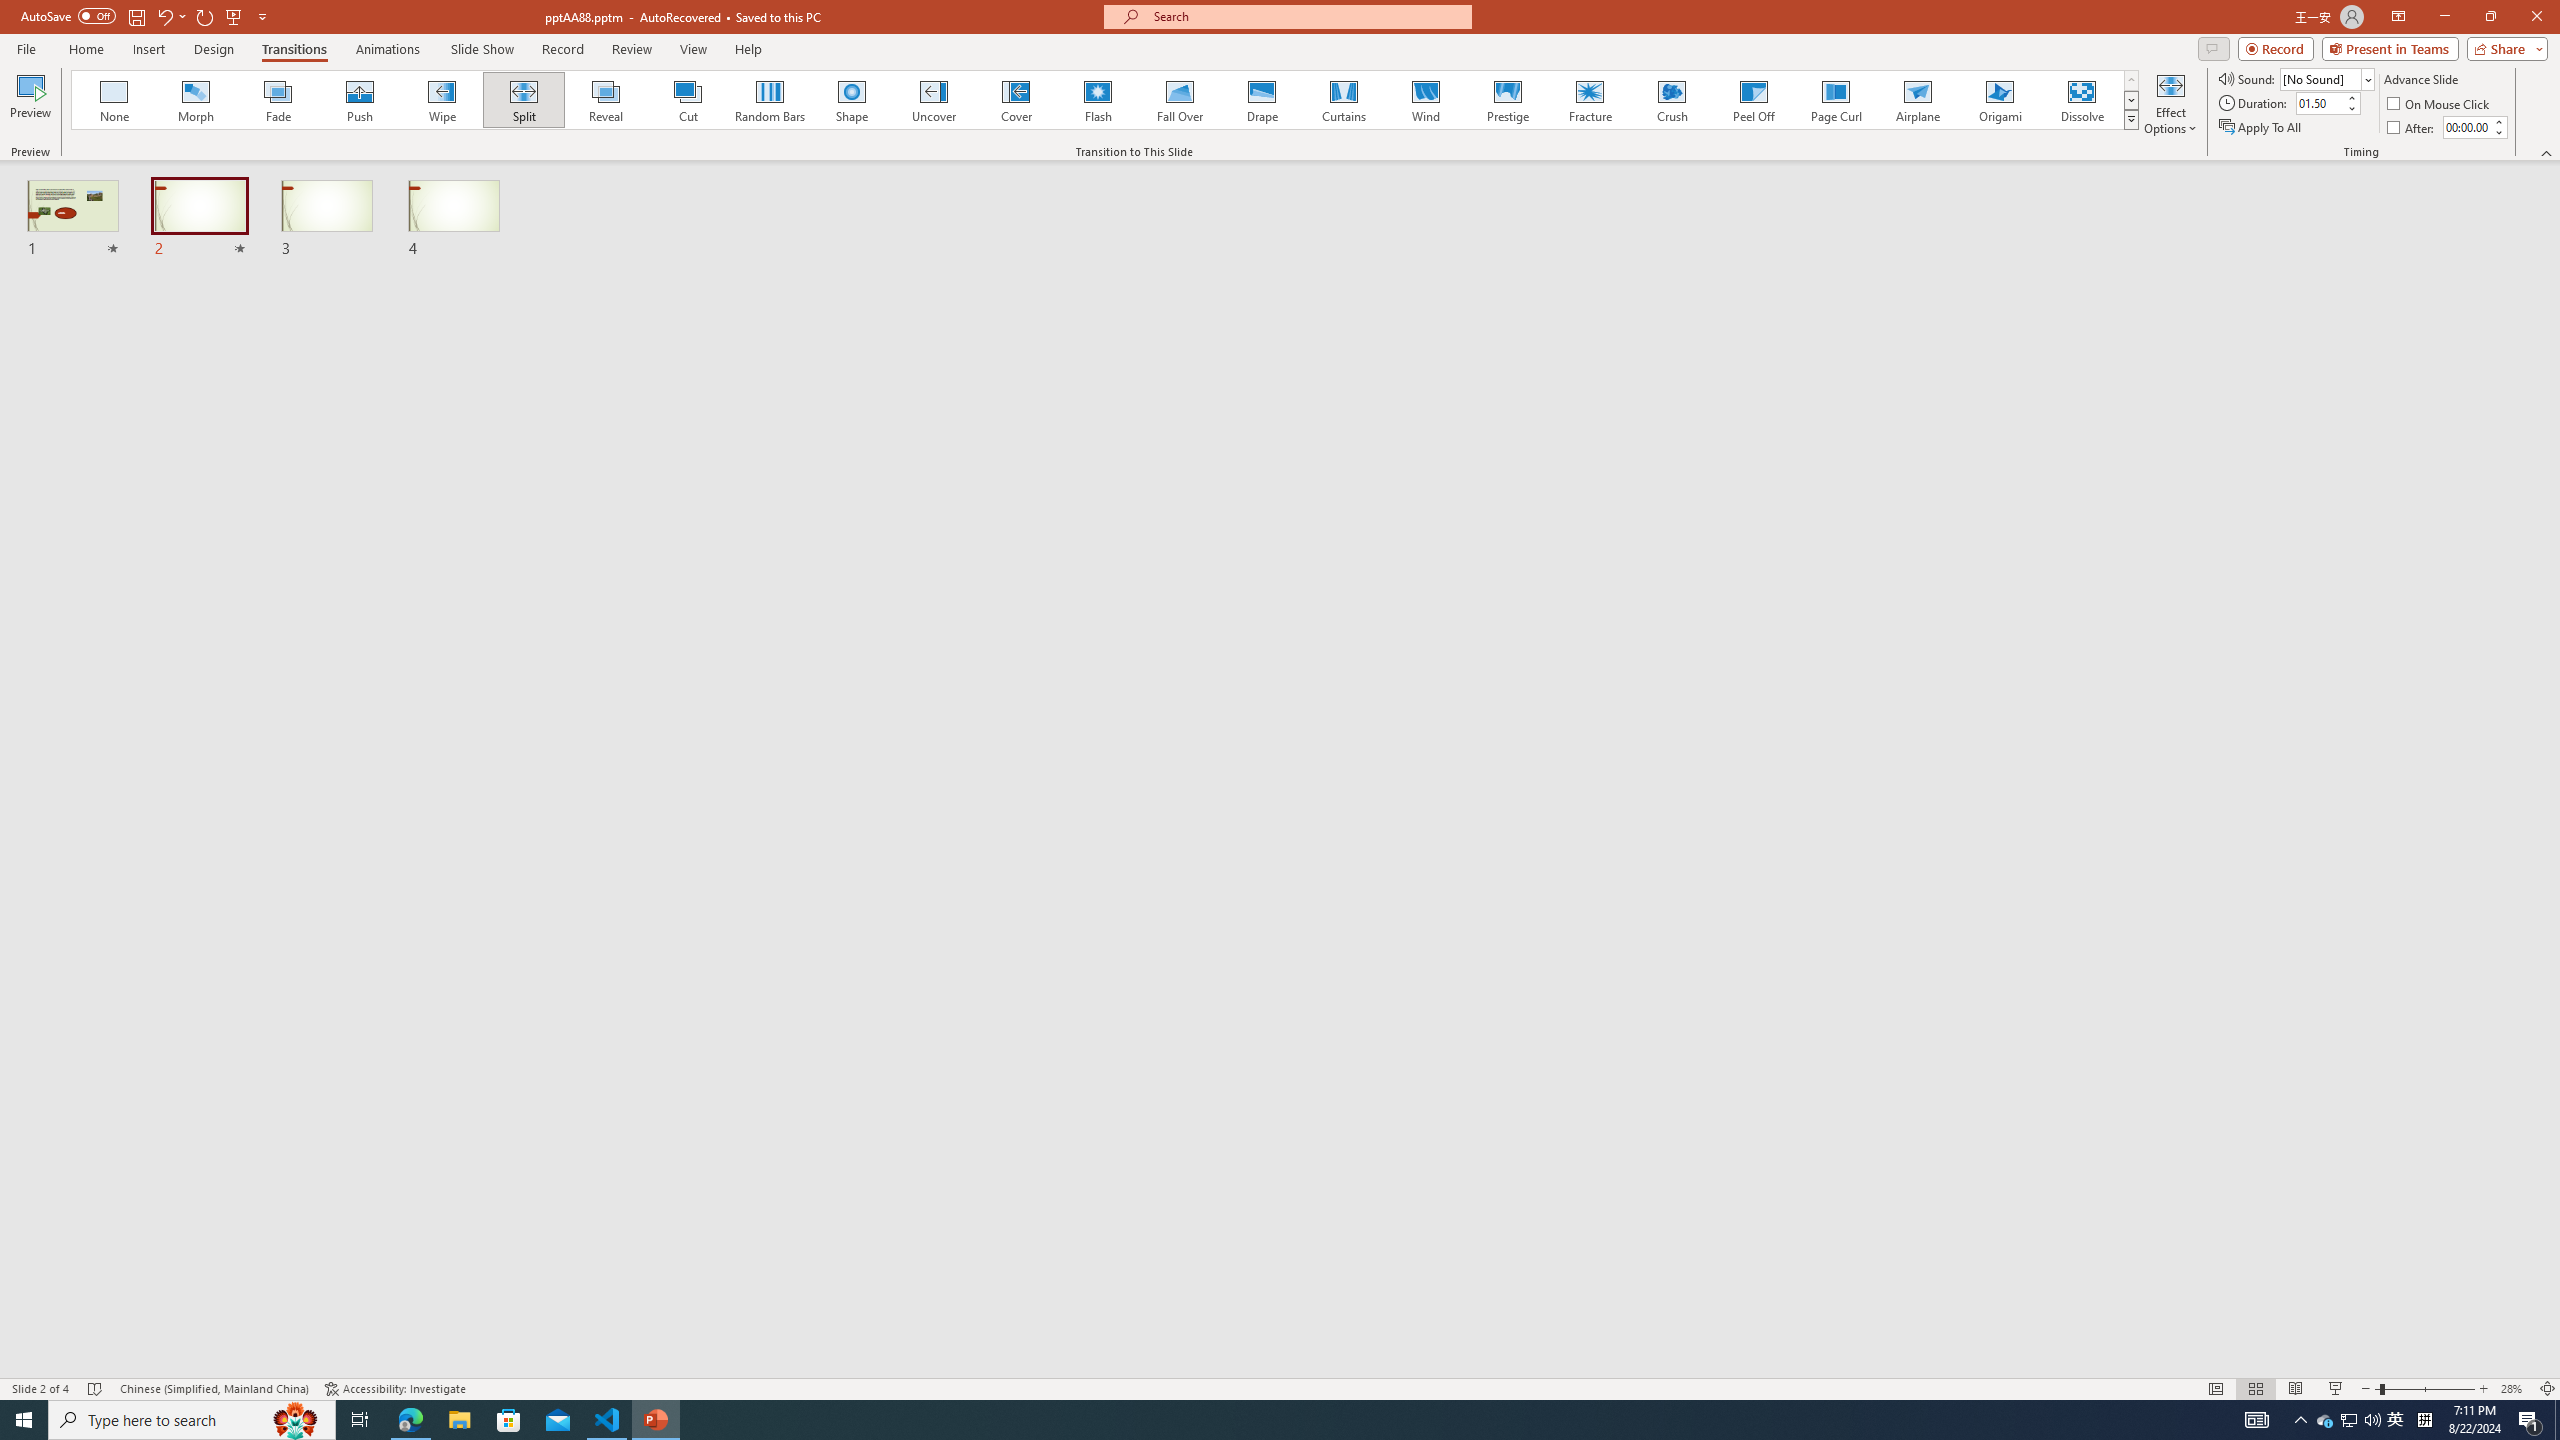  What do you see at coordinates (2262, 127) in the screenshot?
I see `'Apply To All'` at bounding box center [2262, 127].